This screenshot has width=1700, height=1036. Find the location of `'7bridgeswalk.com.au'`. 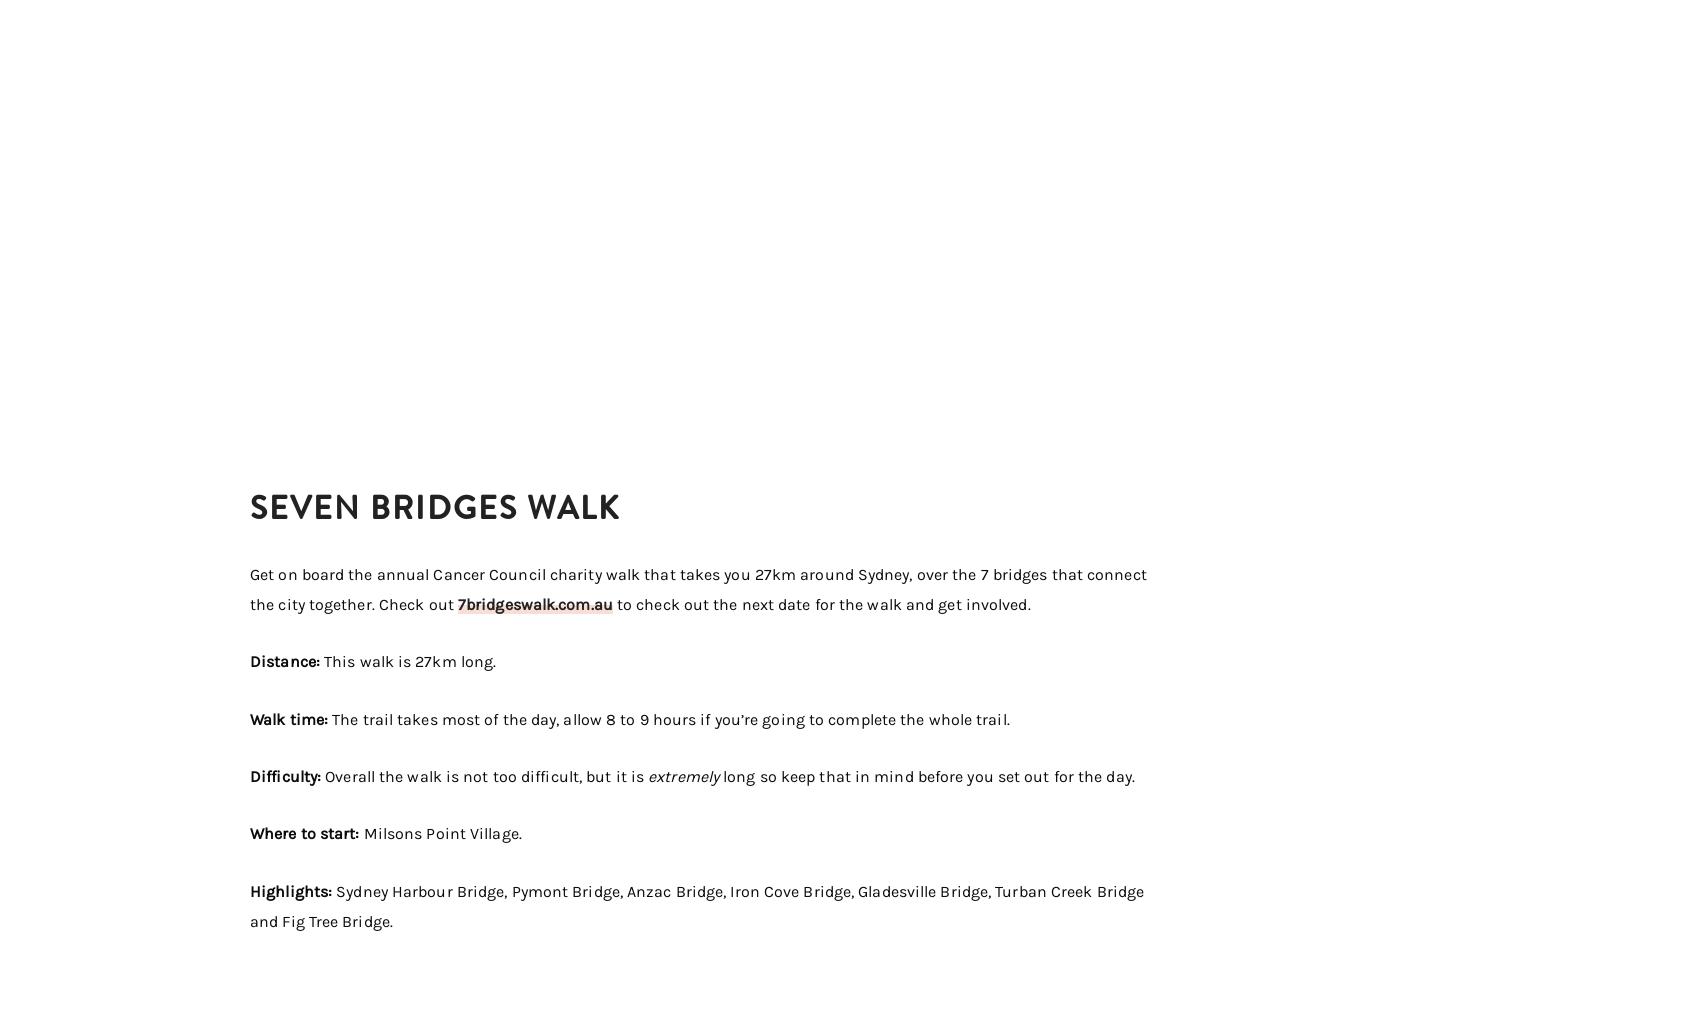

'7bridgeswalk.com.au' is located at coordinates (533, 603).